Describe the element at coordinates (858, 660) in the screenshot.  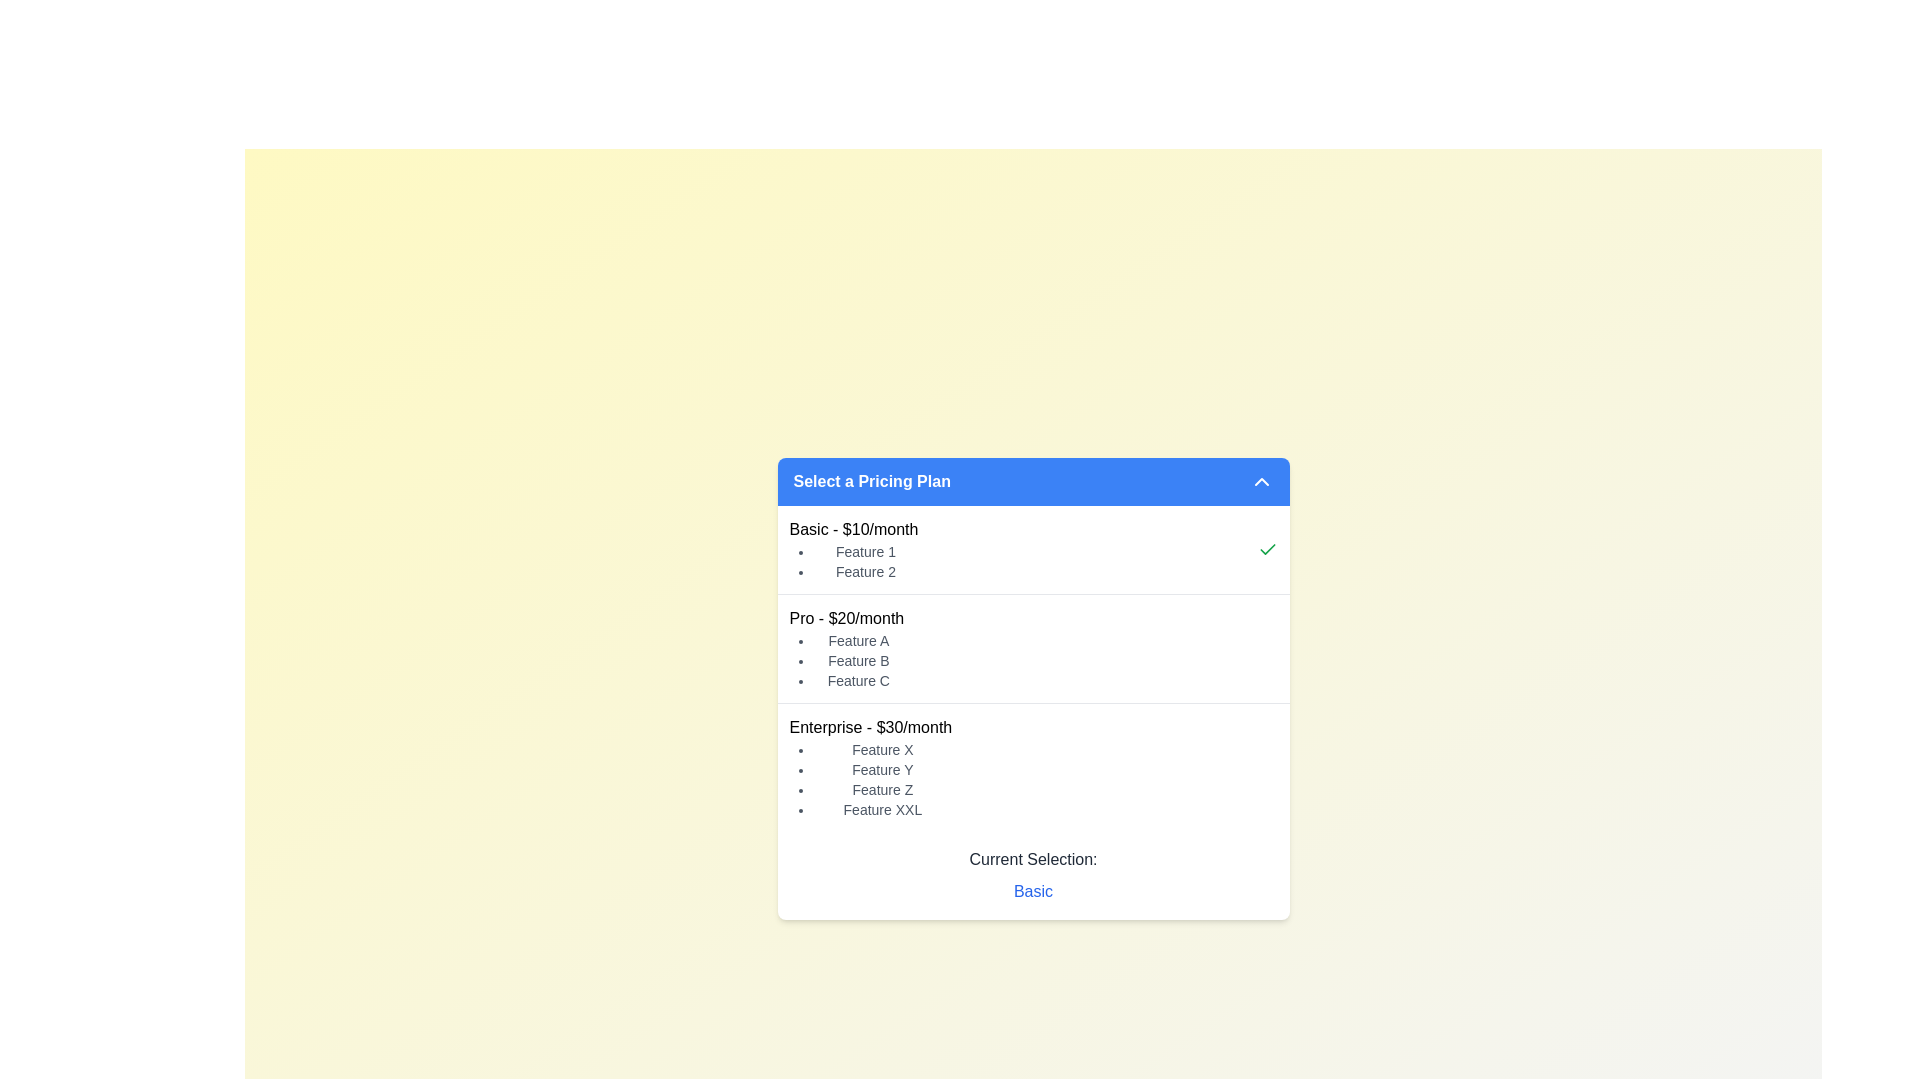
I see `the text label displaying 'Feature B', which is the second item in the bulleted list under the 'Pro - $20/month' section, positioned between 'Feature A' and 'Feature C'` at that location.